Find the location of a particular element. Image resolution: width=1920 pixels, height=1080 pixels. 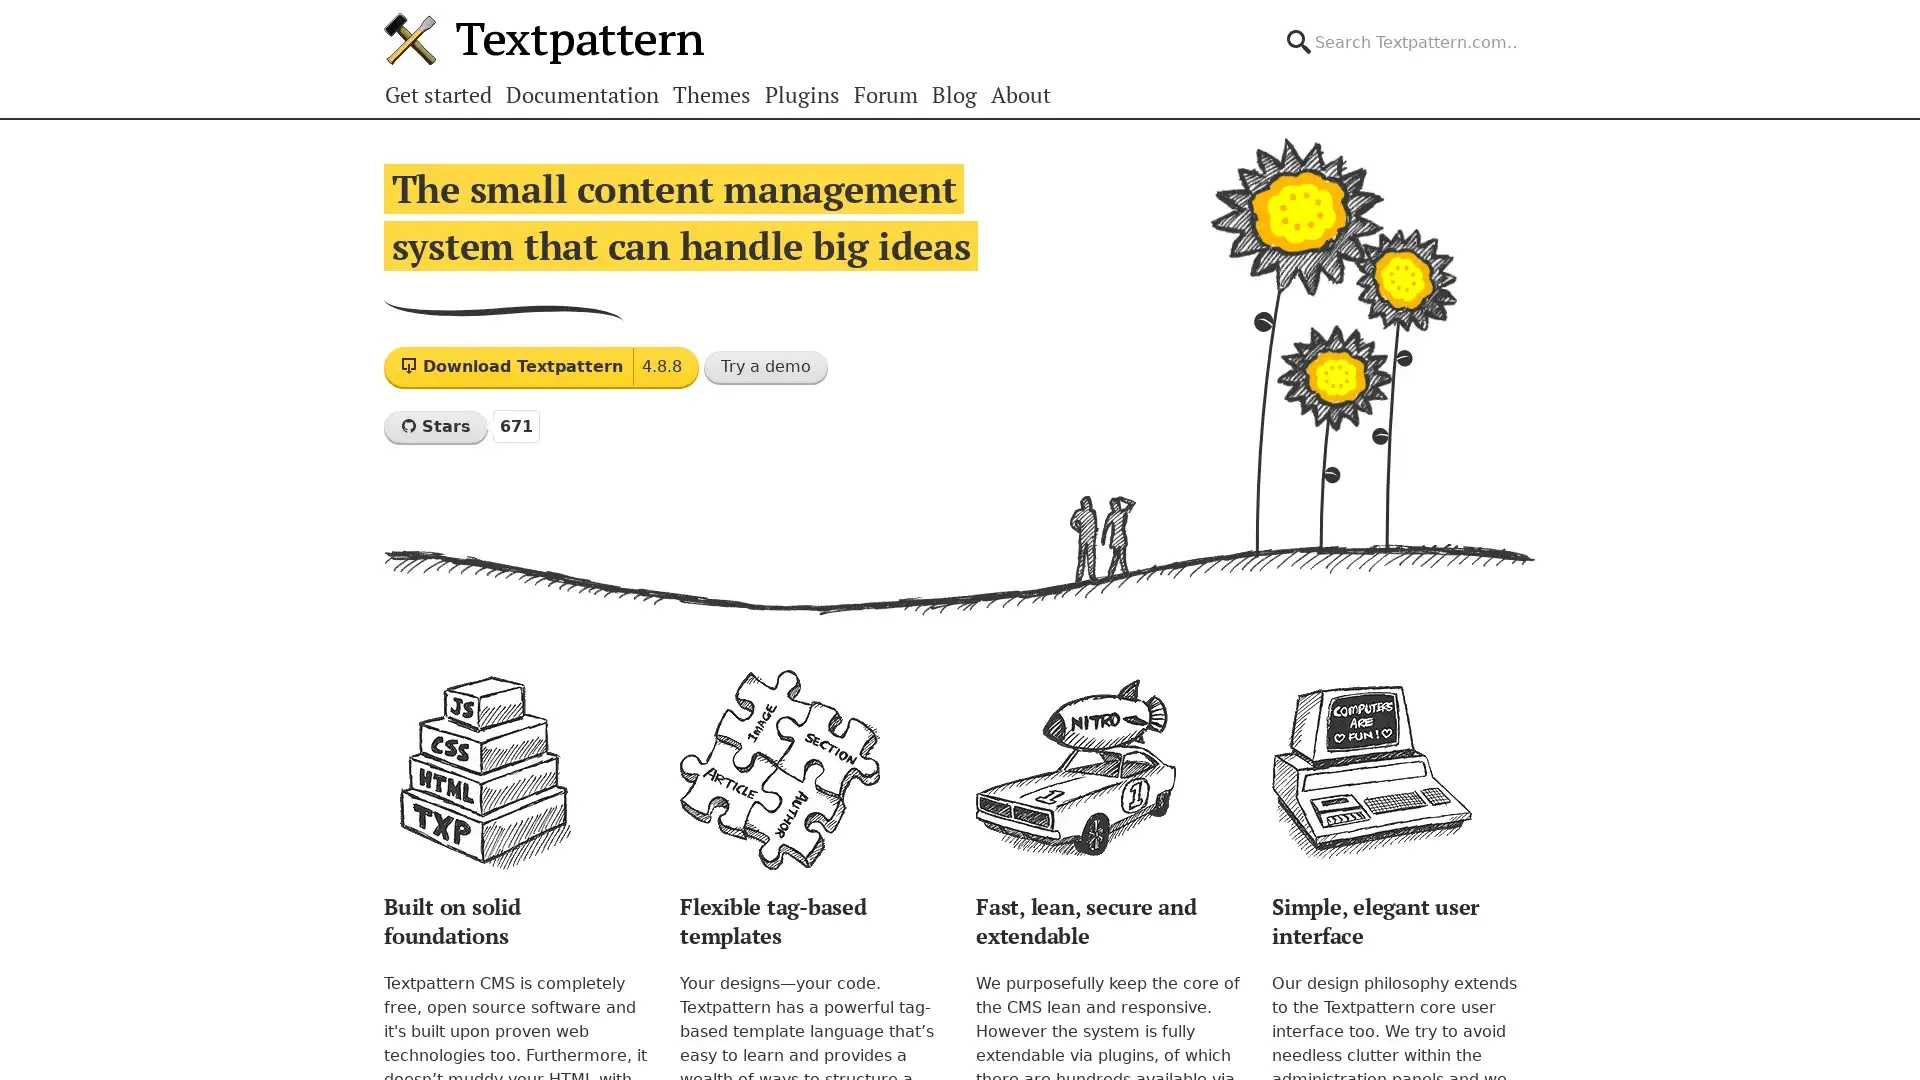

Submit Search is located at coordinates (1534, 24).